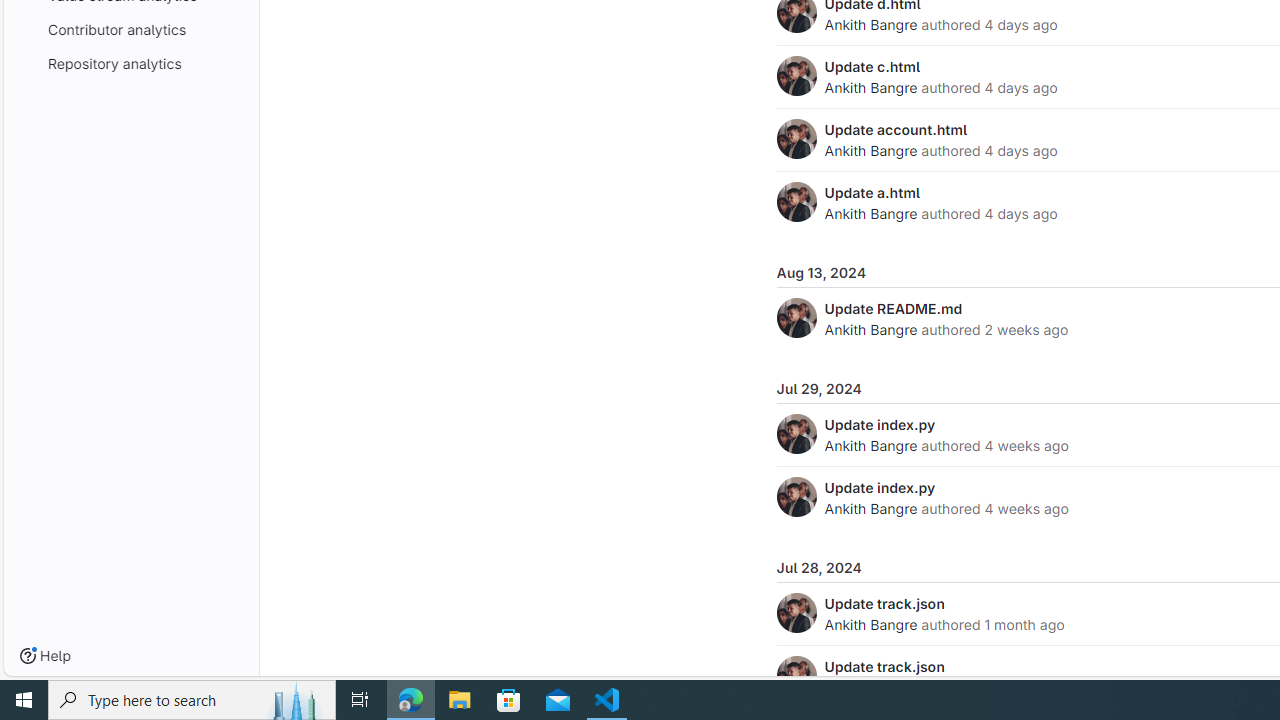 Image resolution: width=1280 pixels, height=720 pixels. What do you see at coordinates (872, 65) in the screenshot?
I see `'Update c.html'` at bounding box center [872, 65].